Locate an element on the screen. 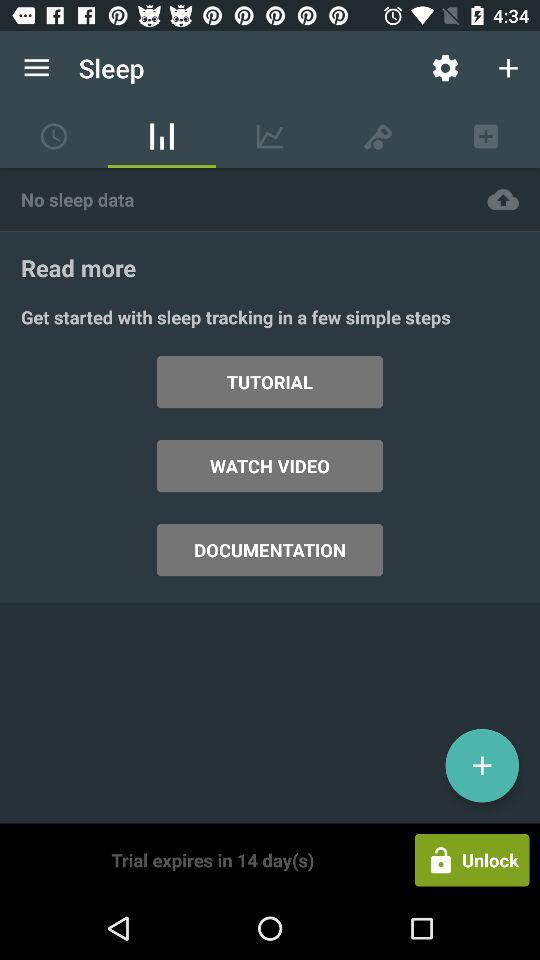 This screenshot has width=540, height=960. icon above the watch video item is located at coordinates (270, 381).